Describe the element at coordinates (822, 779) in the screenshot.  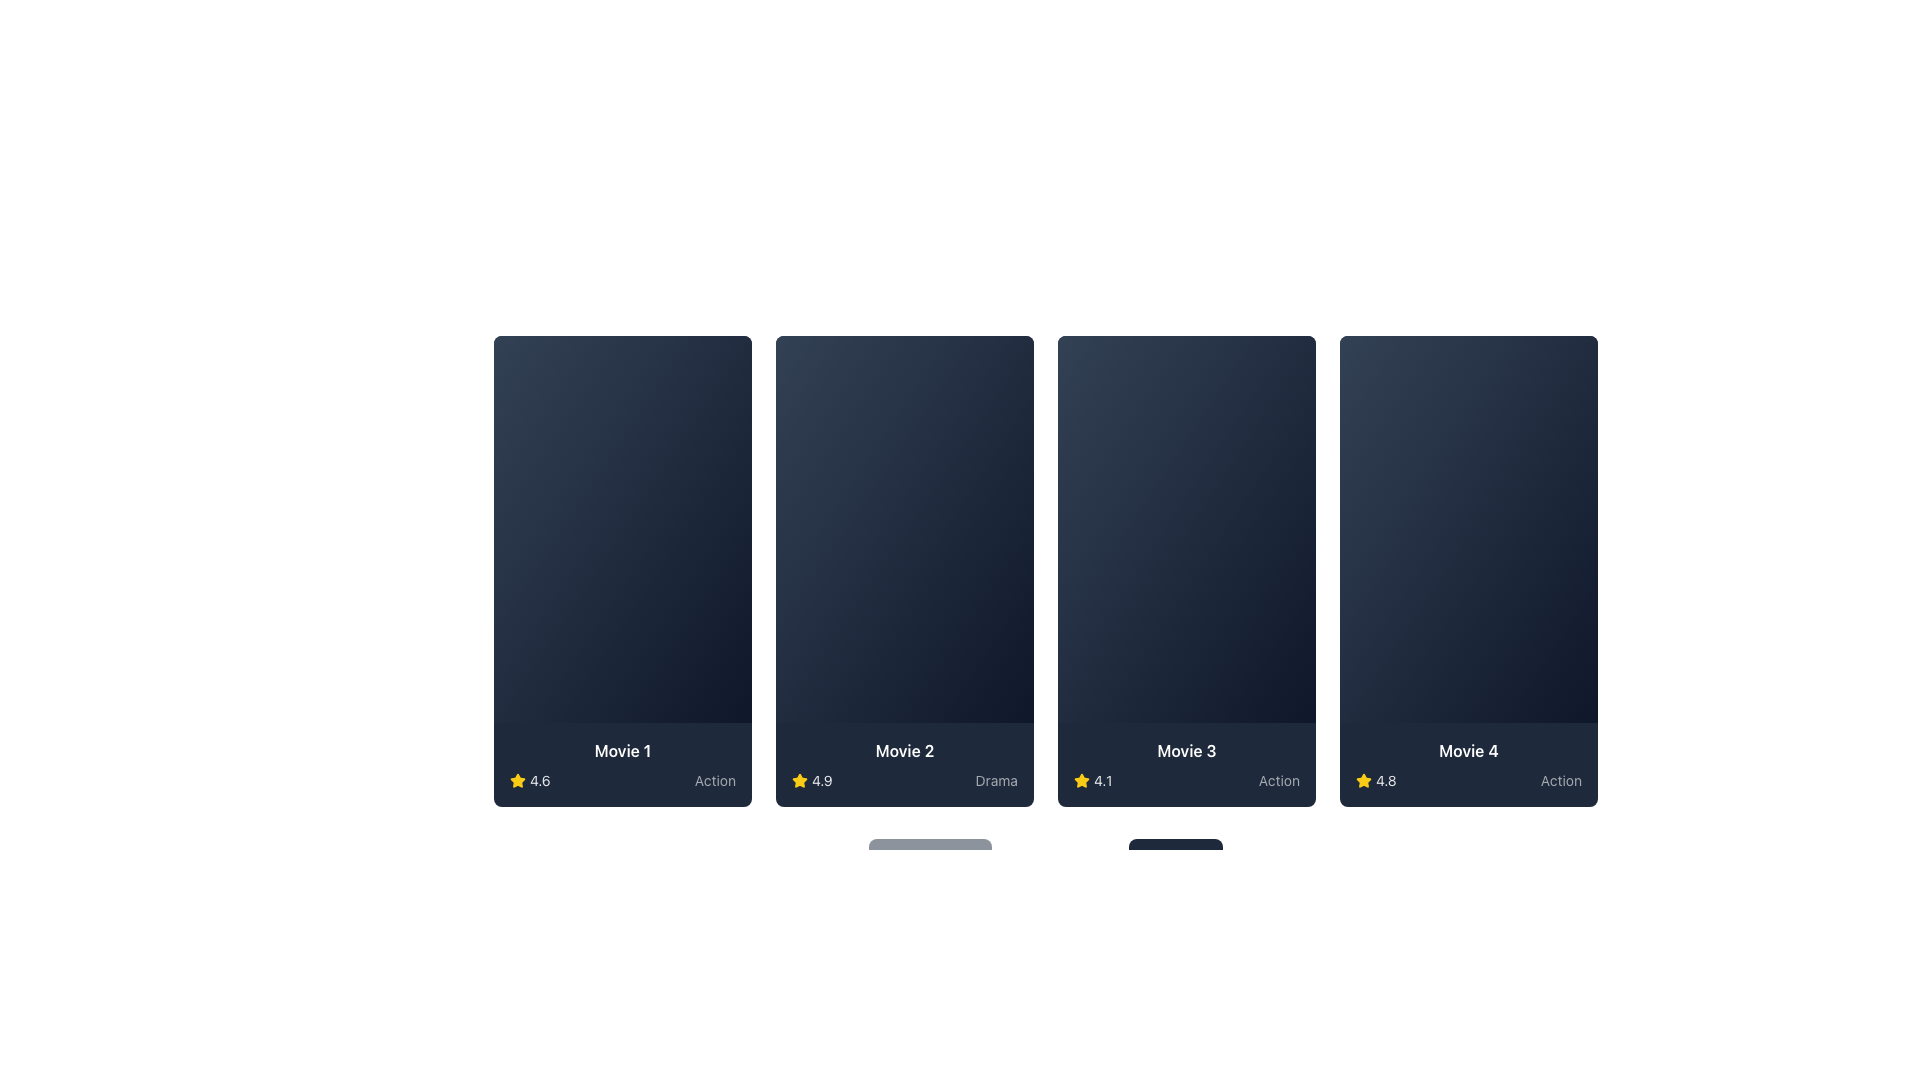
I see `the static text label displaying '4.9', which is a numeric text in white color with 90% opacity, located to the right of a yellow star icon in the second card of a grid layout` at that location.